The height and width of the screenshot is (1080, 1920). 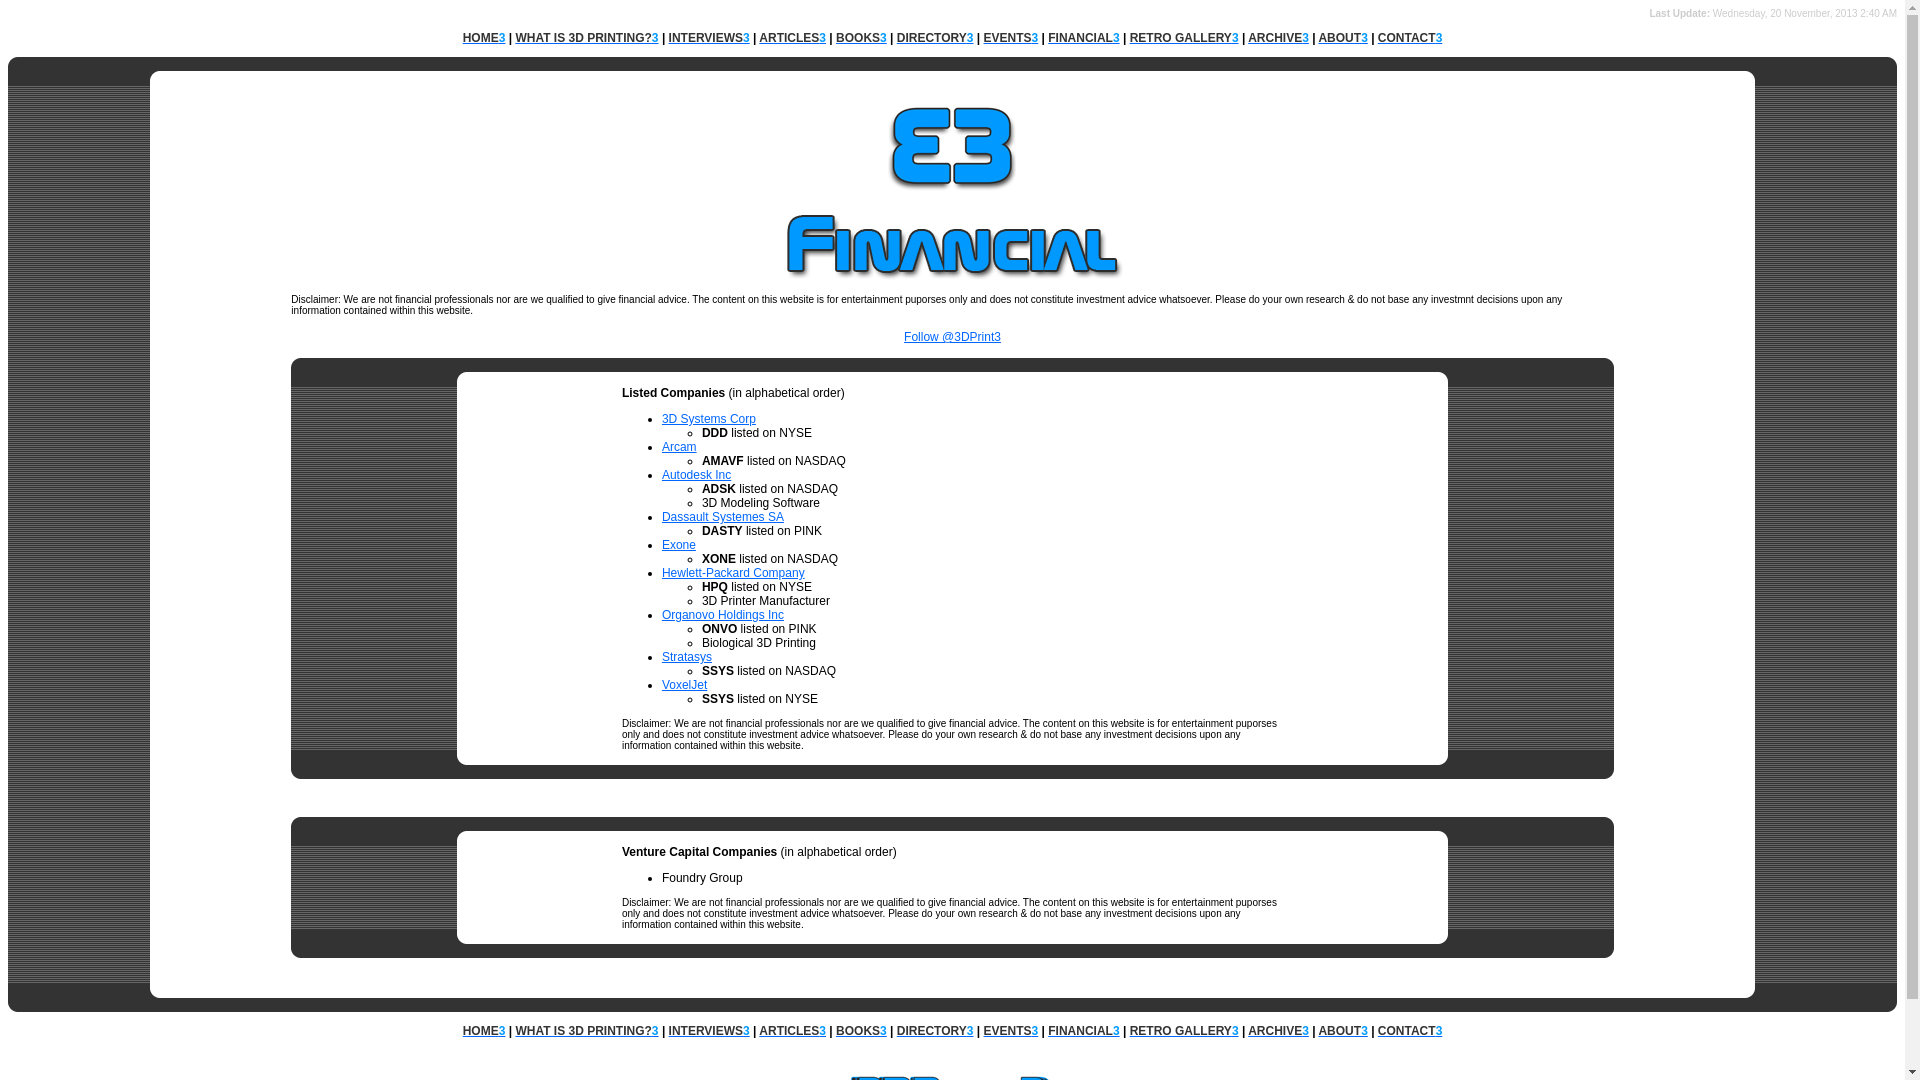 What do you see at coordinates (791, 38) in the screenshot?
I see `'ARTICLES3'` at bounding box center [791, 38].